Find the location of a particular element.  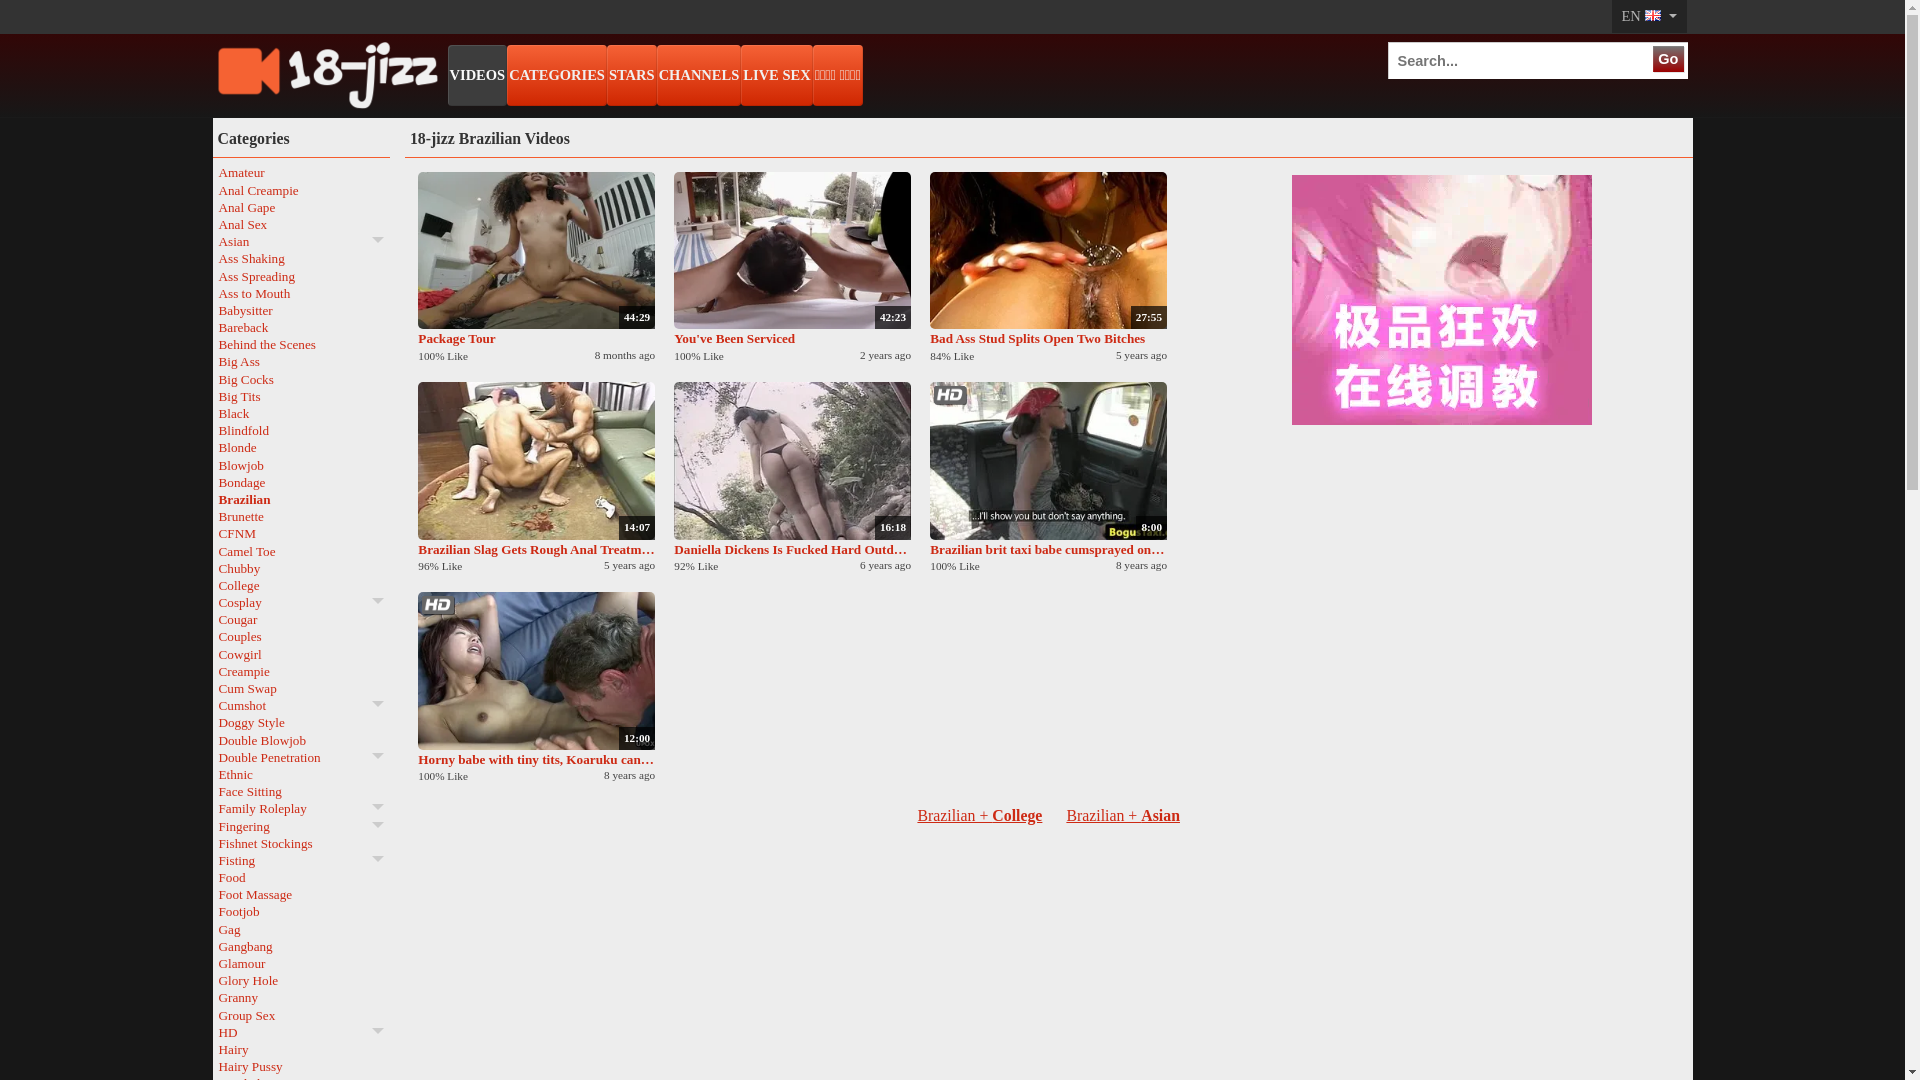

'Anal Gape' is located at coordinates (217, 207).